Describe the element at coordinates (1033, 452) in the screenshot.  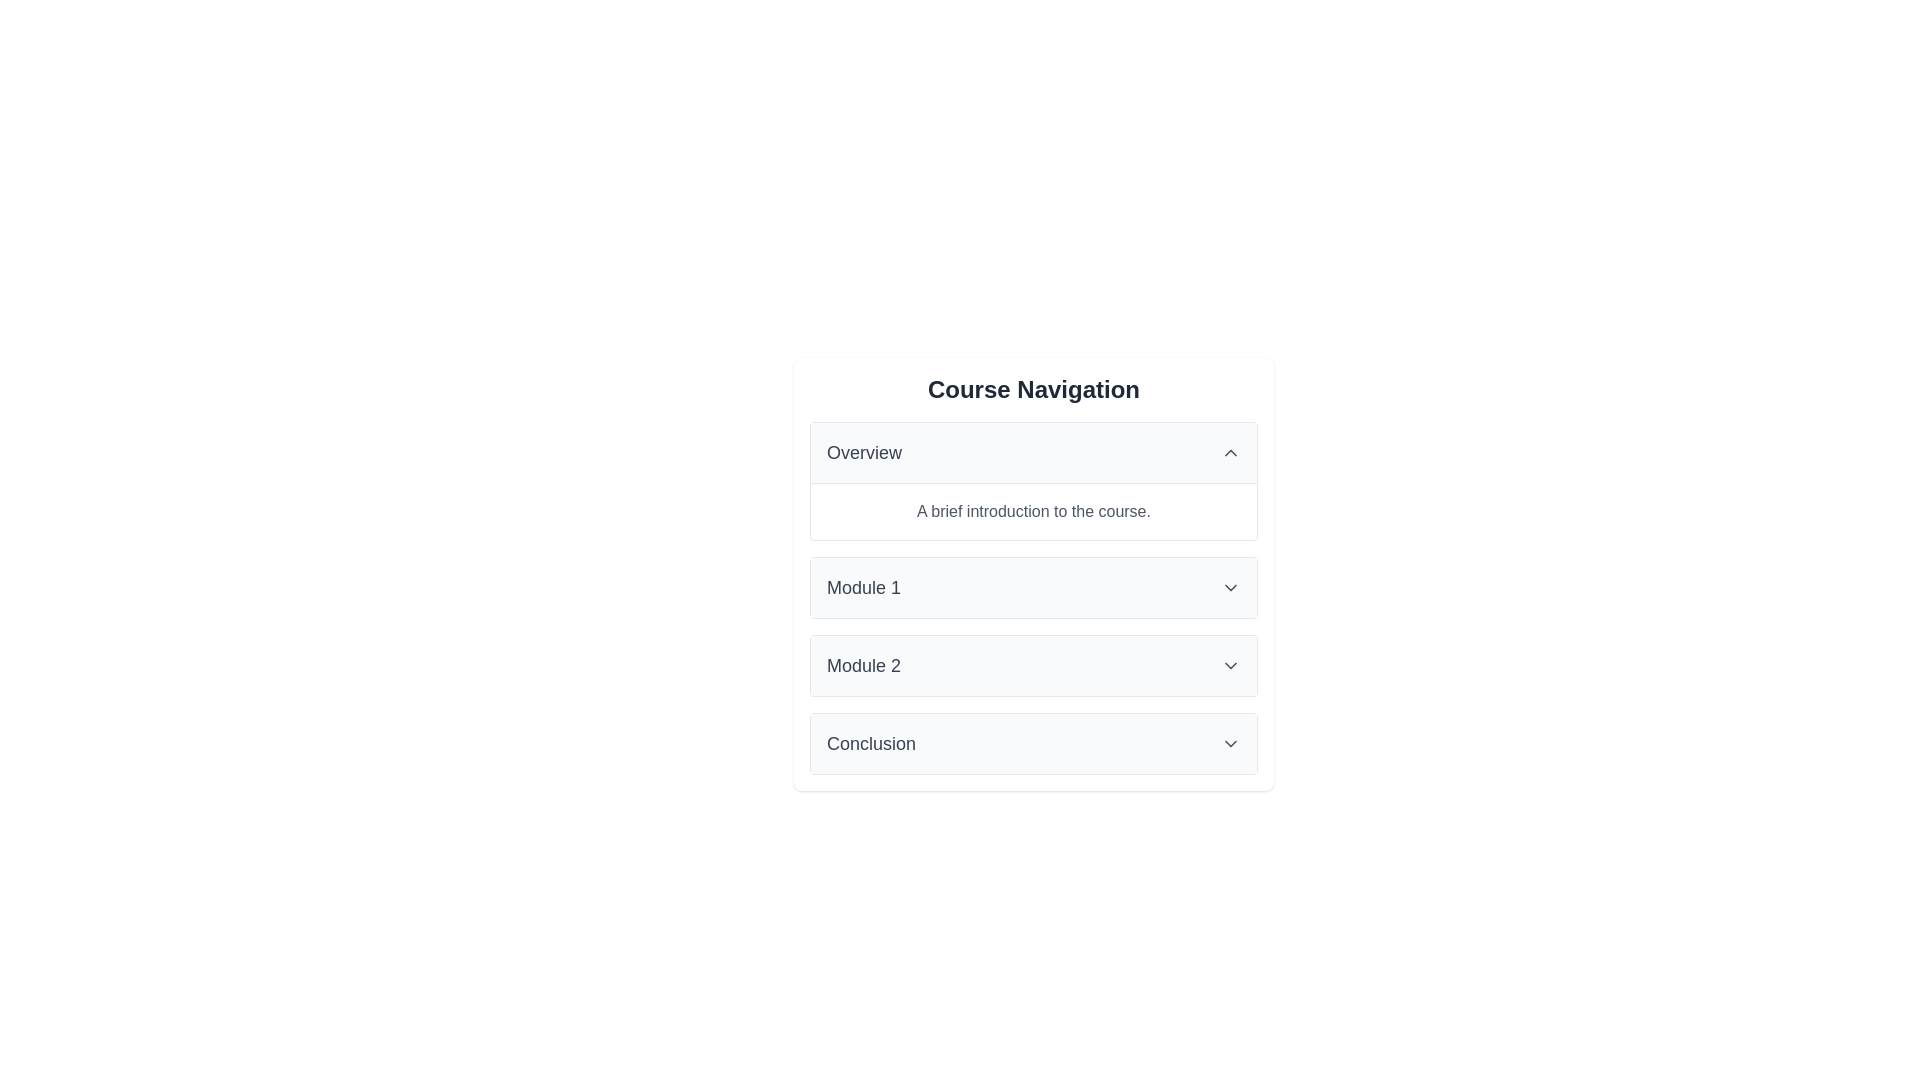
I see `the toggle button for the 'Overview' section in the sidebar menu` at that location.